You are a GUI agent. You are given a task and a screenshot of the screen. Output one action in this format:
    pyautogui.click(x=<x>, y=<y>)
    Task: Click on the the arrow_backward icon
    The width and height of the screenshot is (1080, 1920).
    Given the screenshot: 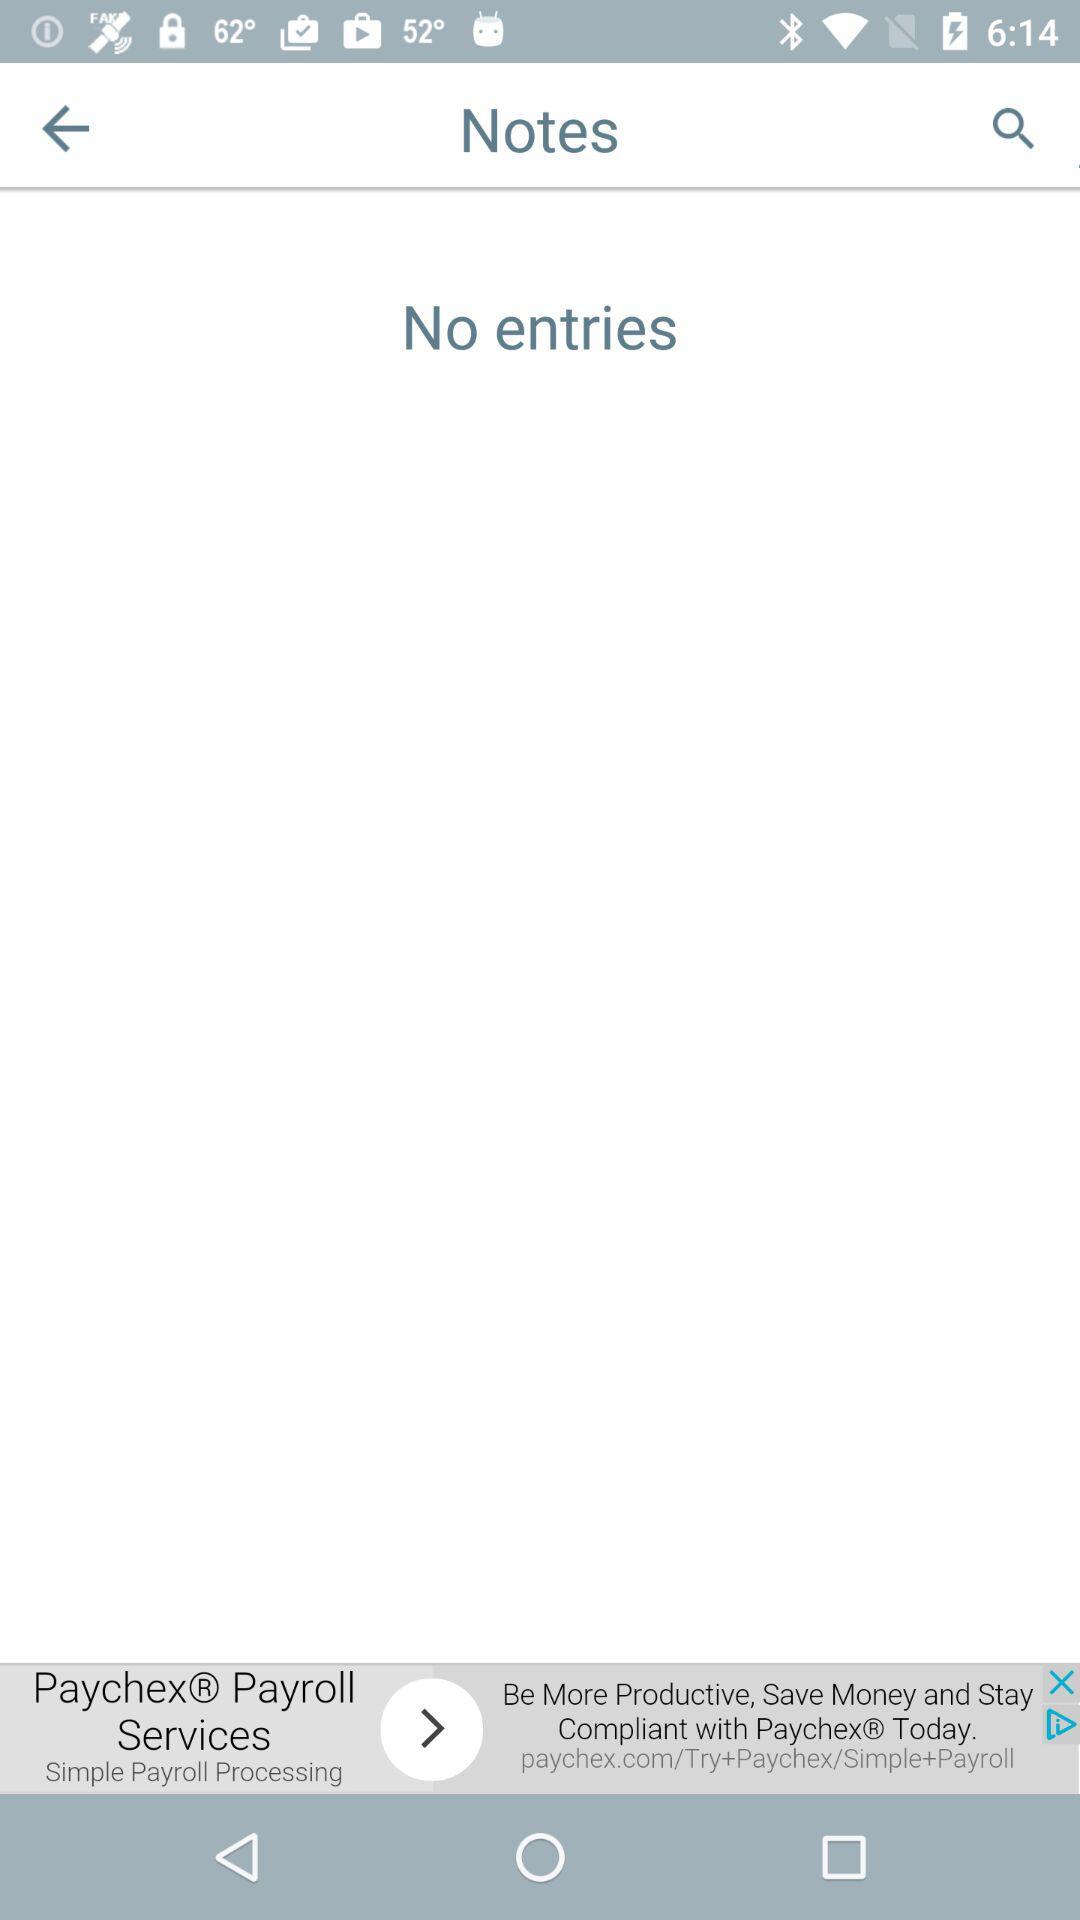 What is the action you would take?
    pyautogui.click(x=64, y=127)
    